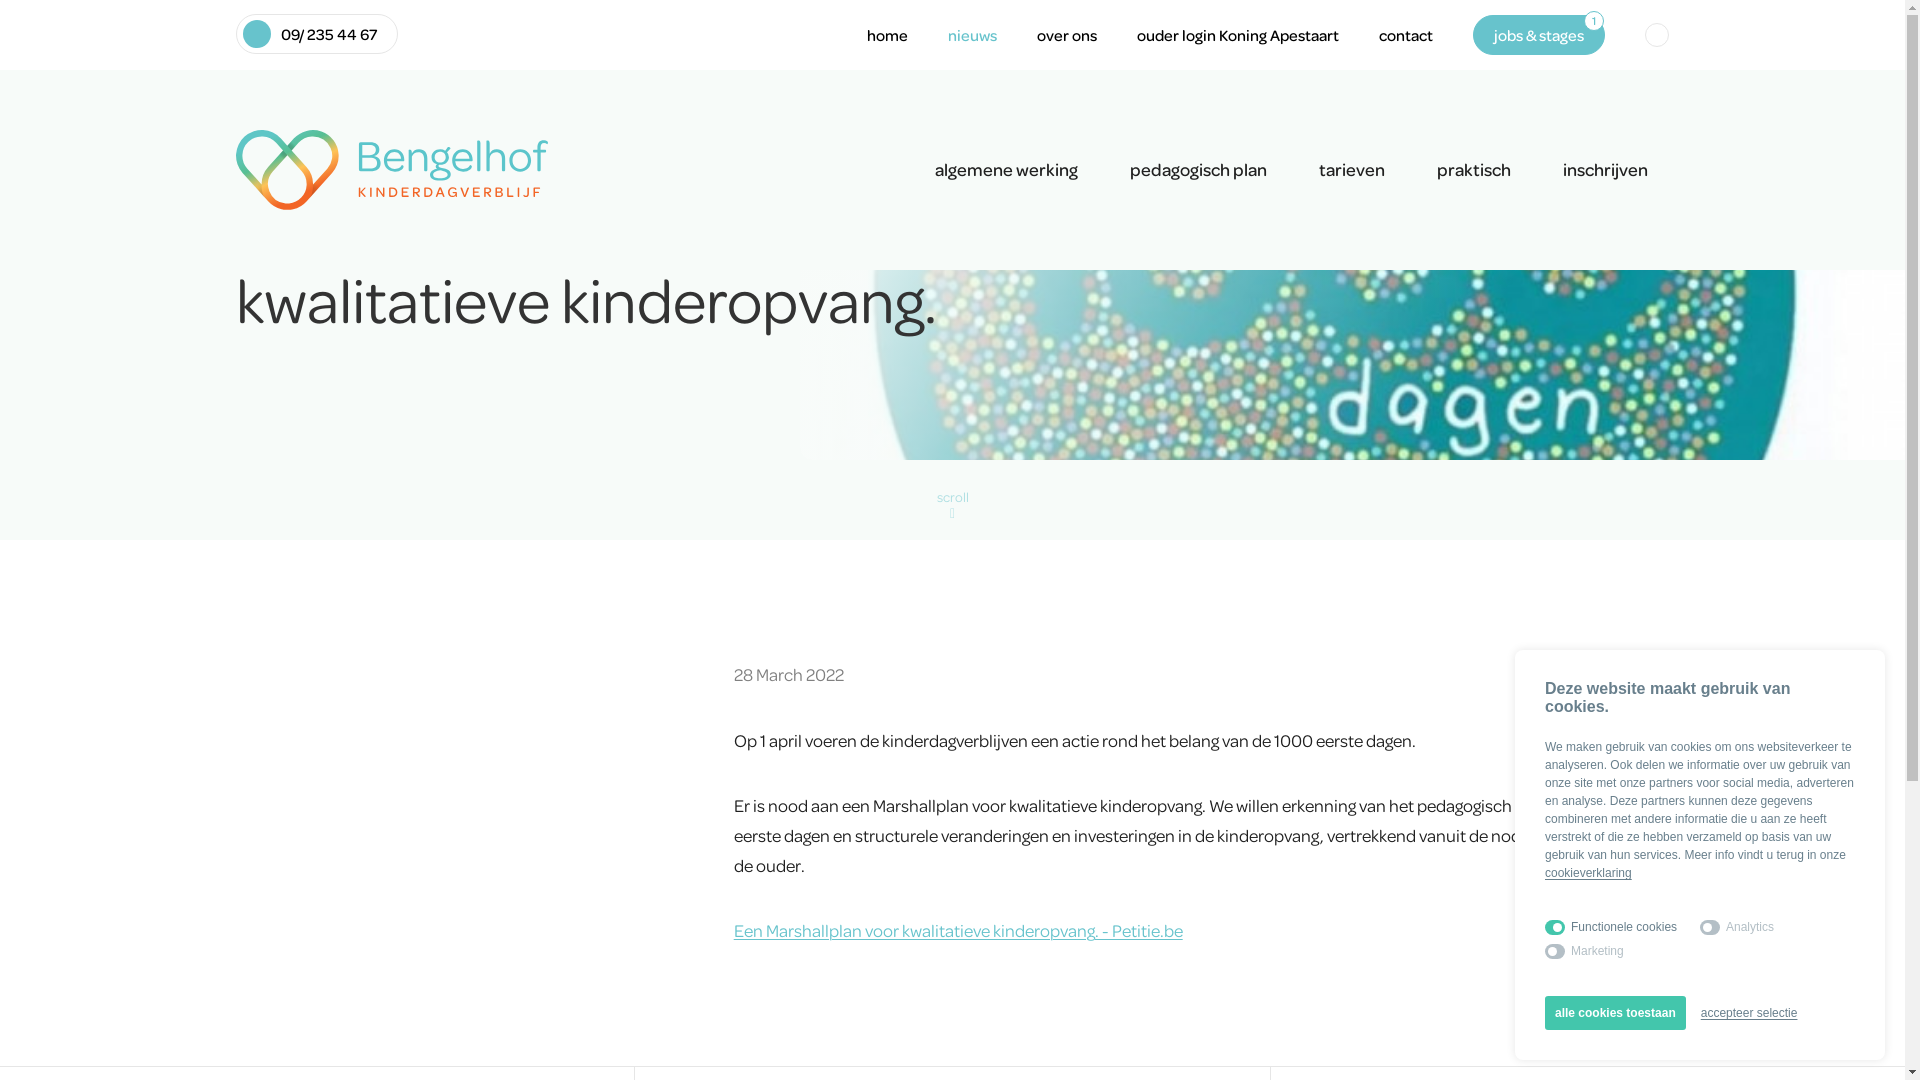  What do you see at coordinates (1006, 168) in the screenshot?
I see `'algemene werking'` at bounding box center [1006, 168].